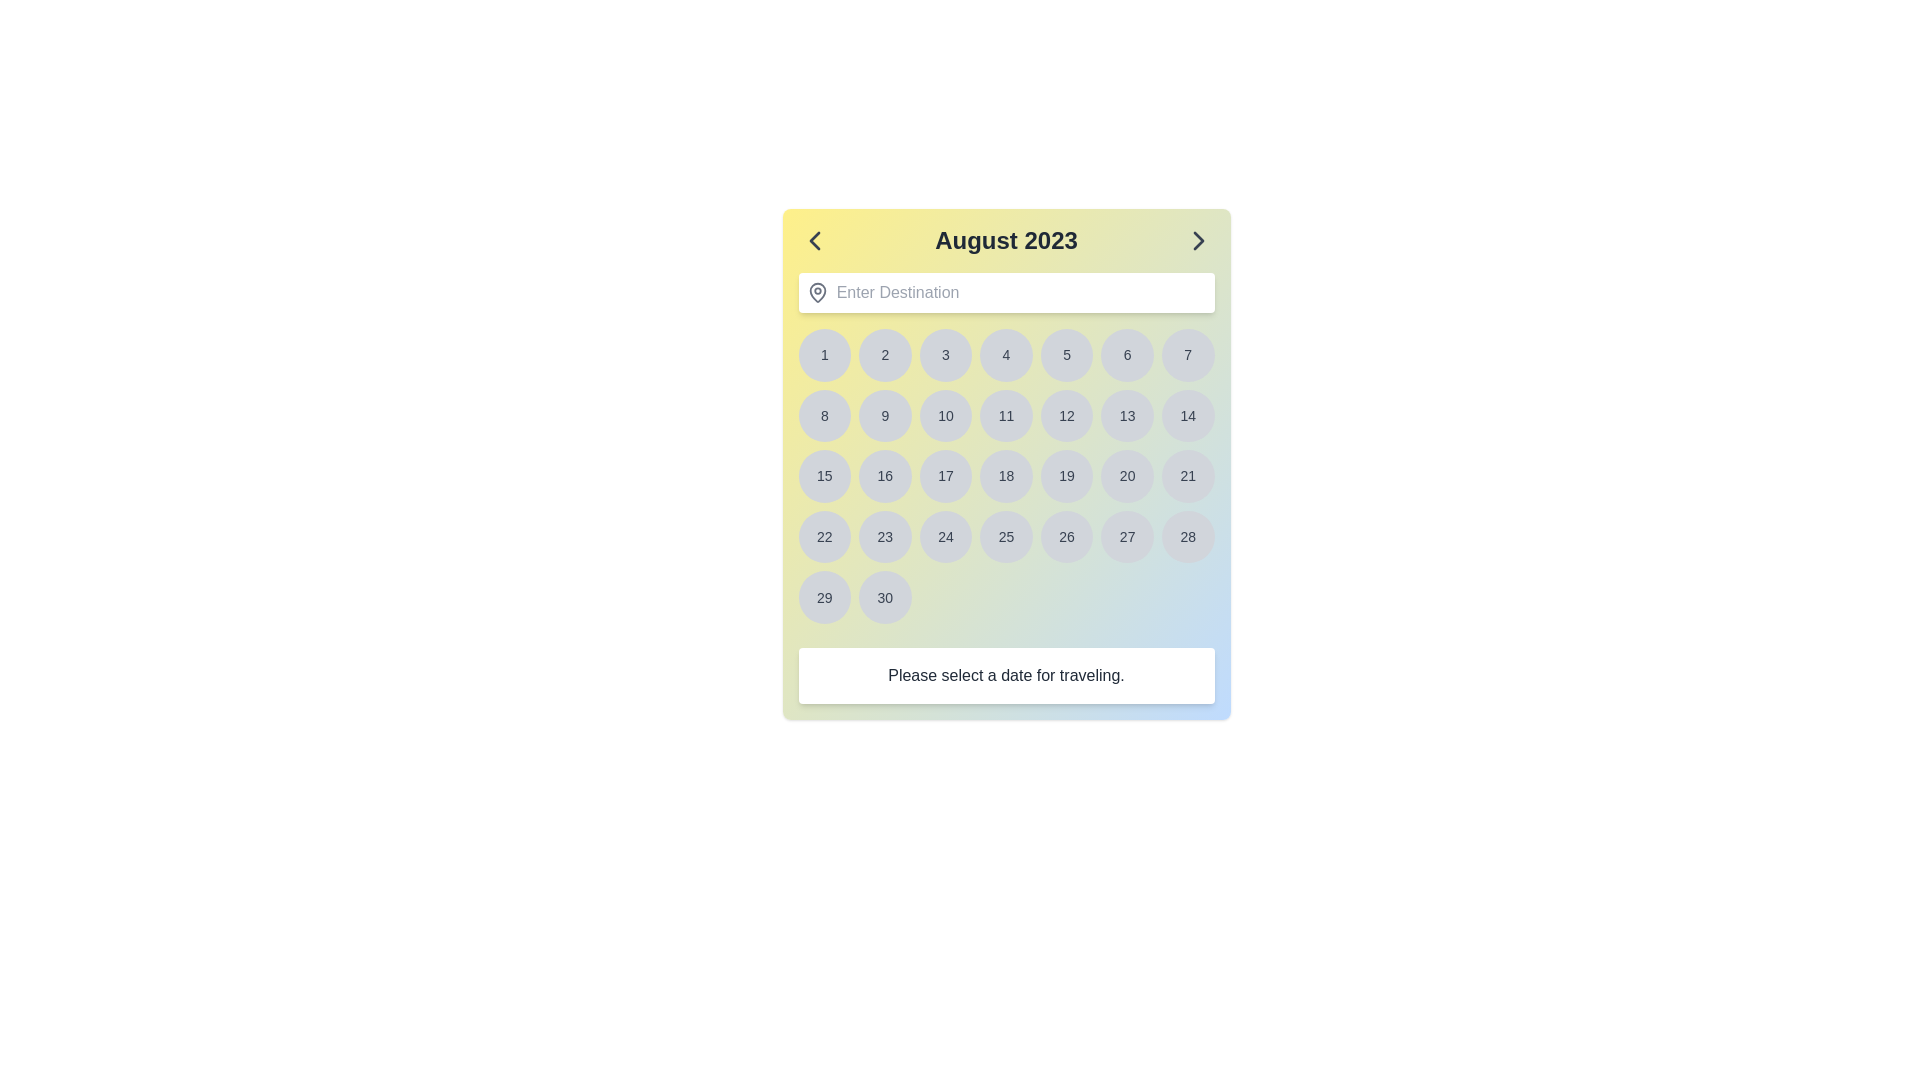 Image resolution: width=1920 pixels, height=1080 pixels. What do you see at coordinates (1006, 354) in the screenshot?
I see `the circular gray button labeled '4'` at bounding box center [1006, 354].